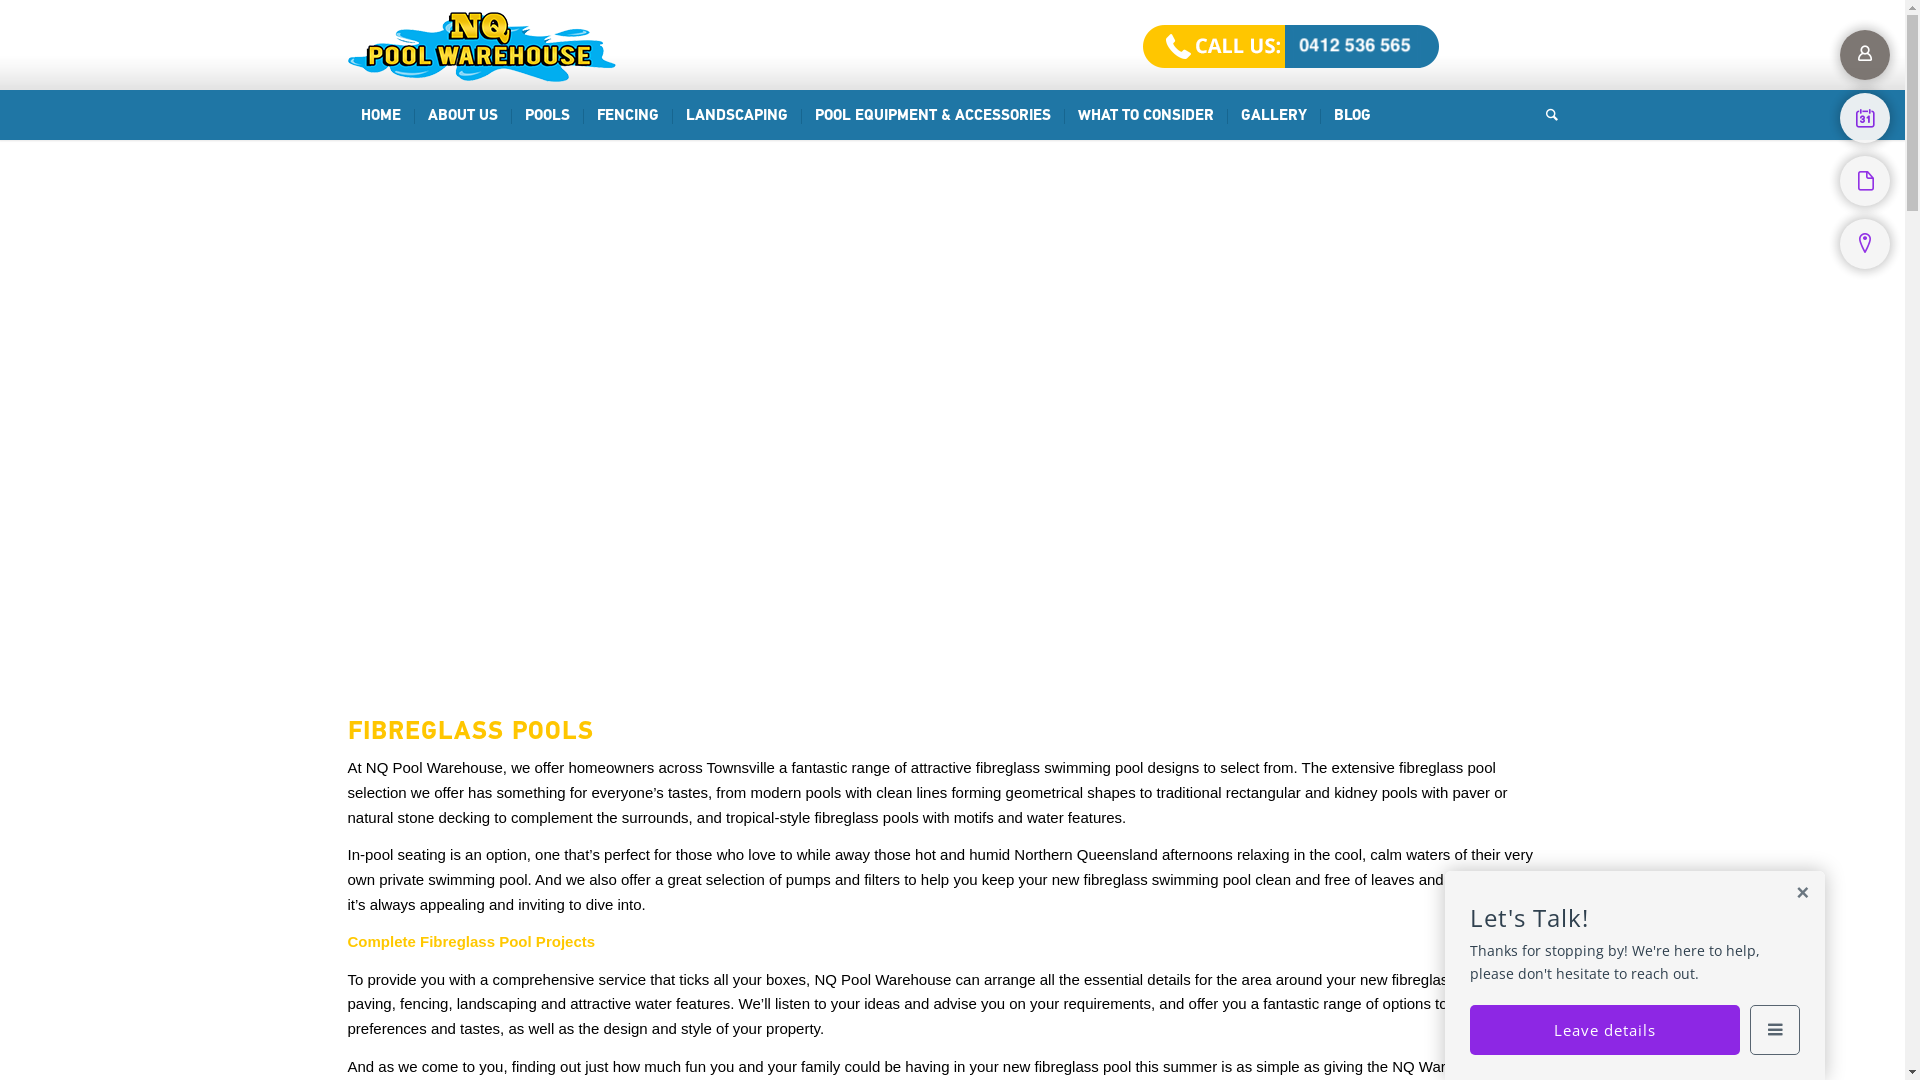  What do you see at coordinates (546, 115) in the screenshot?
I see `'POOLS'` at bounding box center [546, 115].